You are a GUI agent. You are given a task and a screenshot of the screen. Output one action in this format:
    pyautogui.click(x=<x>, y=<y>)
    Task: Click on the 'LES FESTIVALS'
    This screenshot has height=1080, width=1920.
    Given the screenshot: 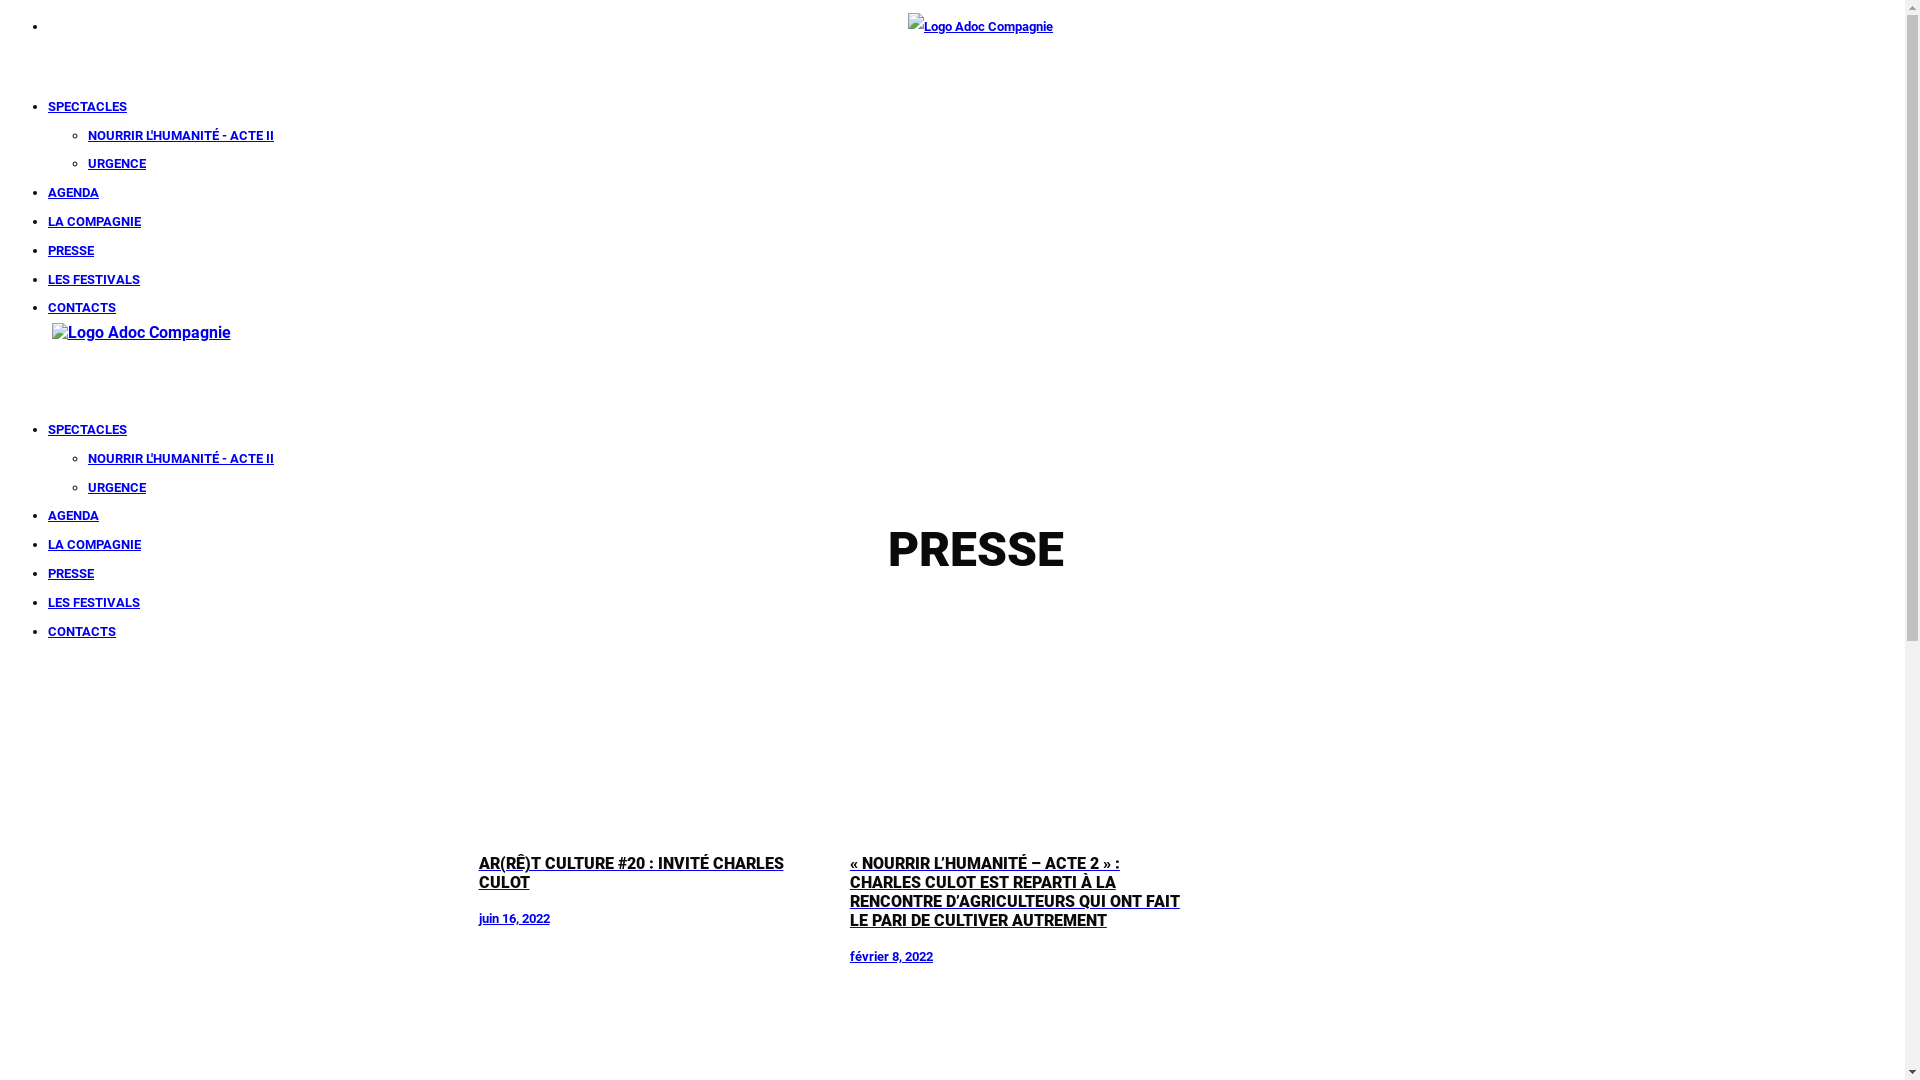 What is the action you would take?
    pyautogui.click(x=93, y=601)
    